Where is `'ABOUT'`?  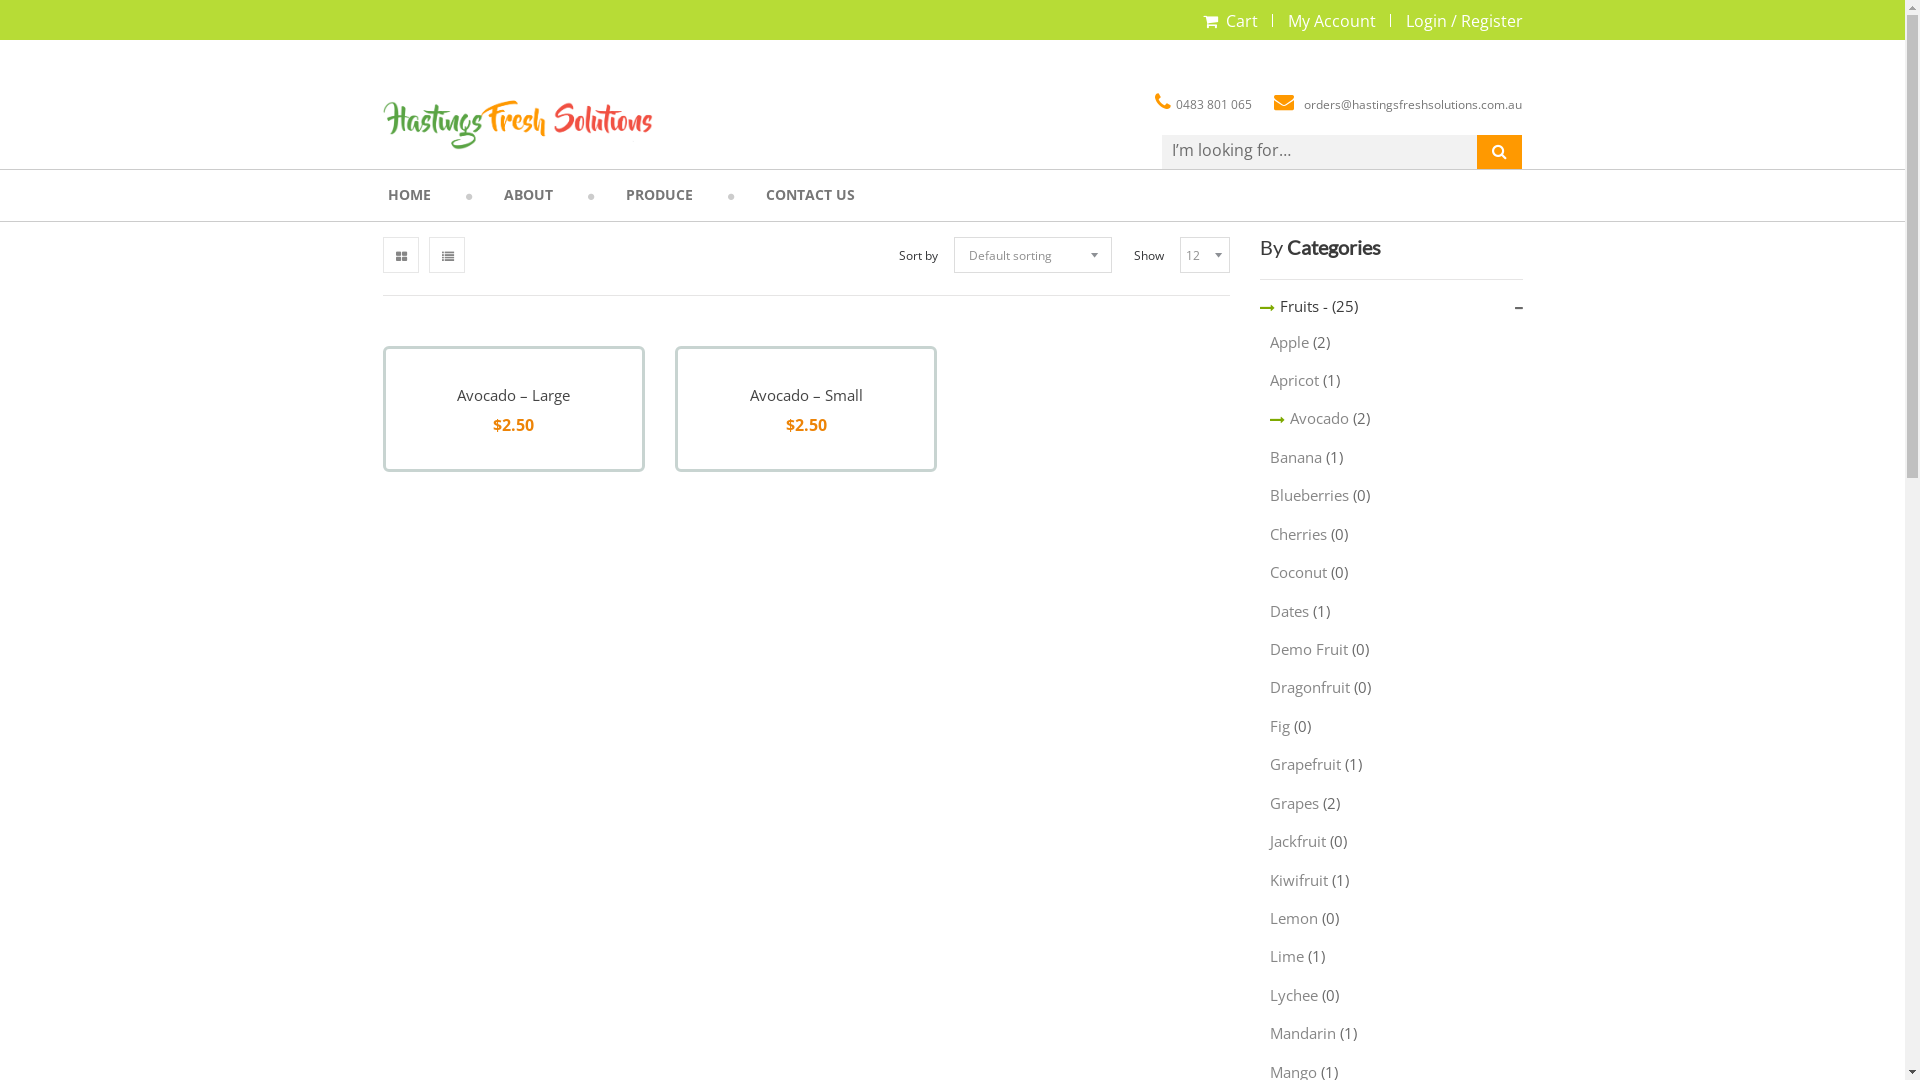 'ABOUT' is located at coordinates (498, 195).